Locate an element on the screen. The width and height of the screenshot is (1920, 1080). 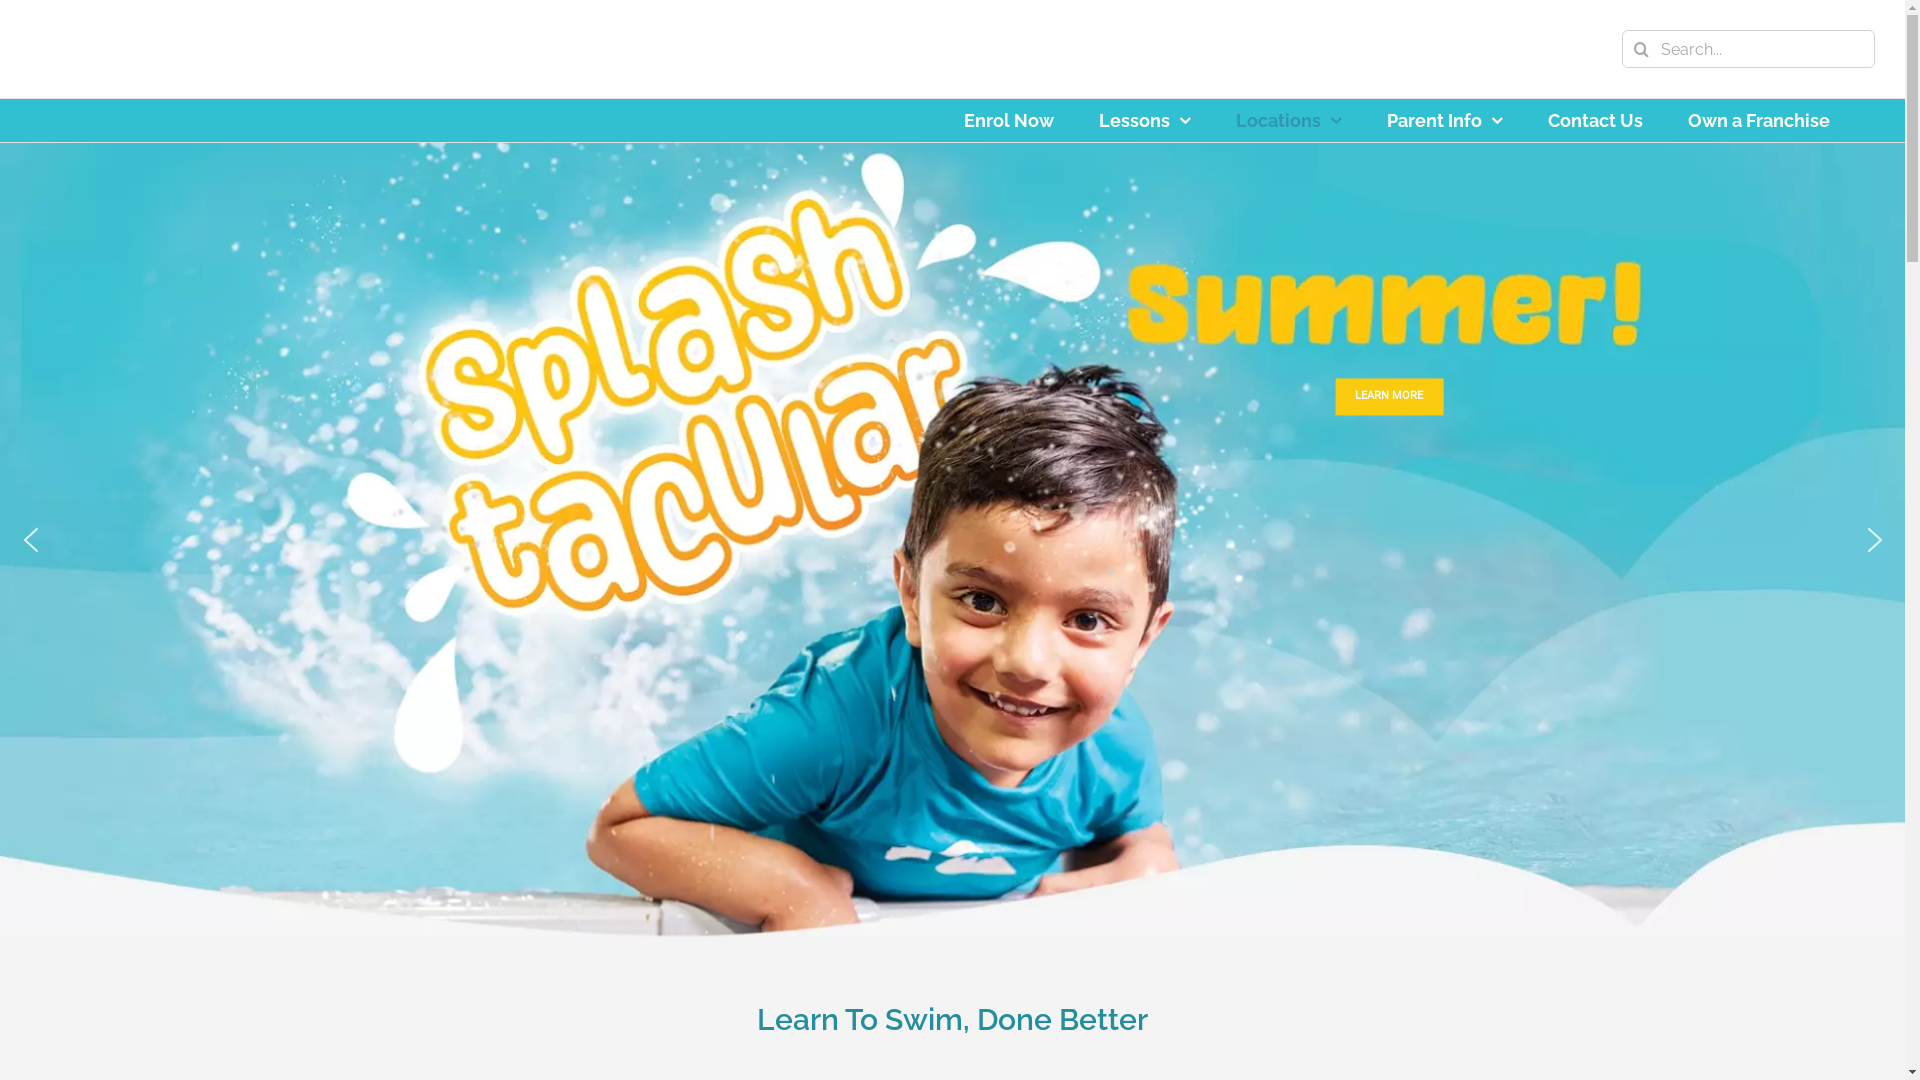
'Locations' is located at coordinates (1235, 120).